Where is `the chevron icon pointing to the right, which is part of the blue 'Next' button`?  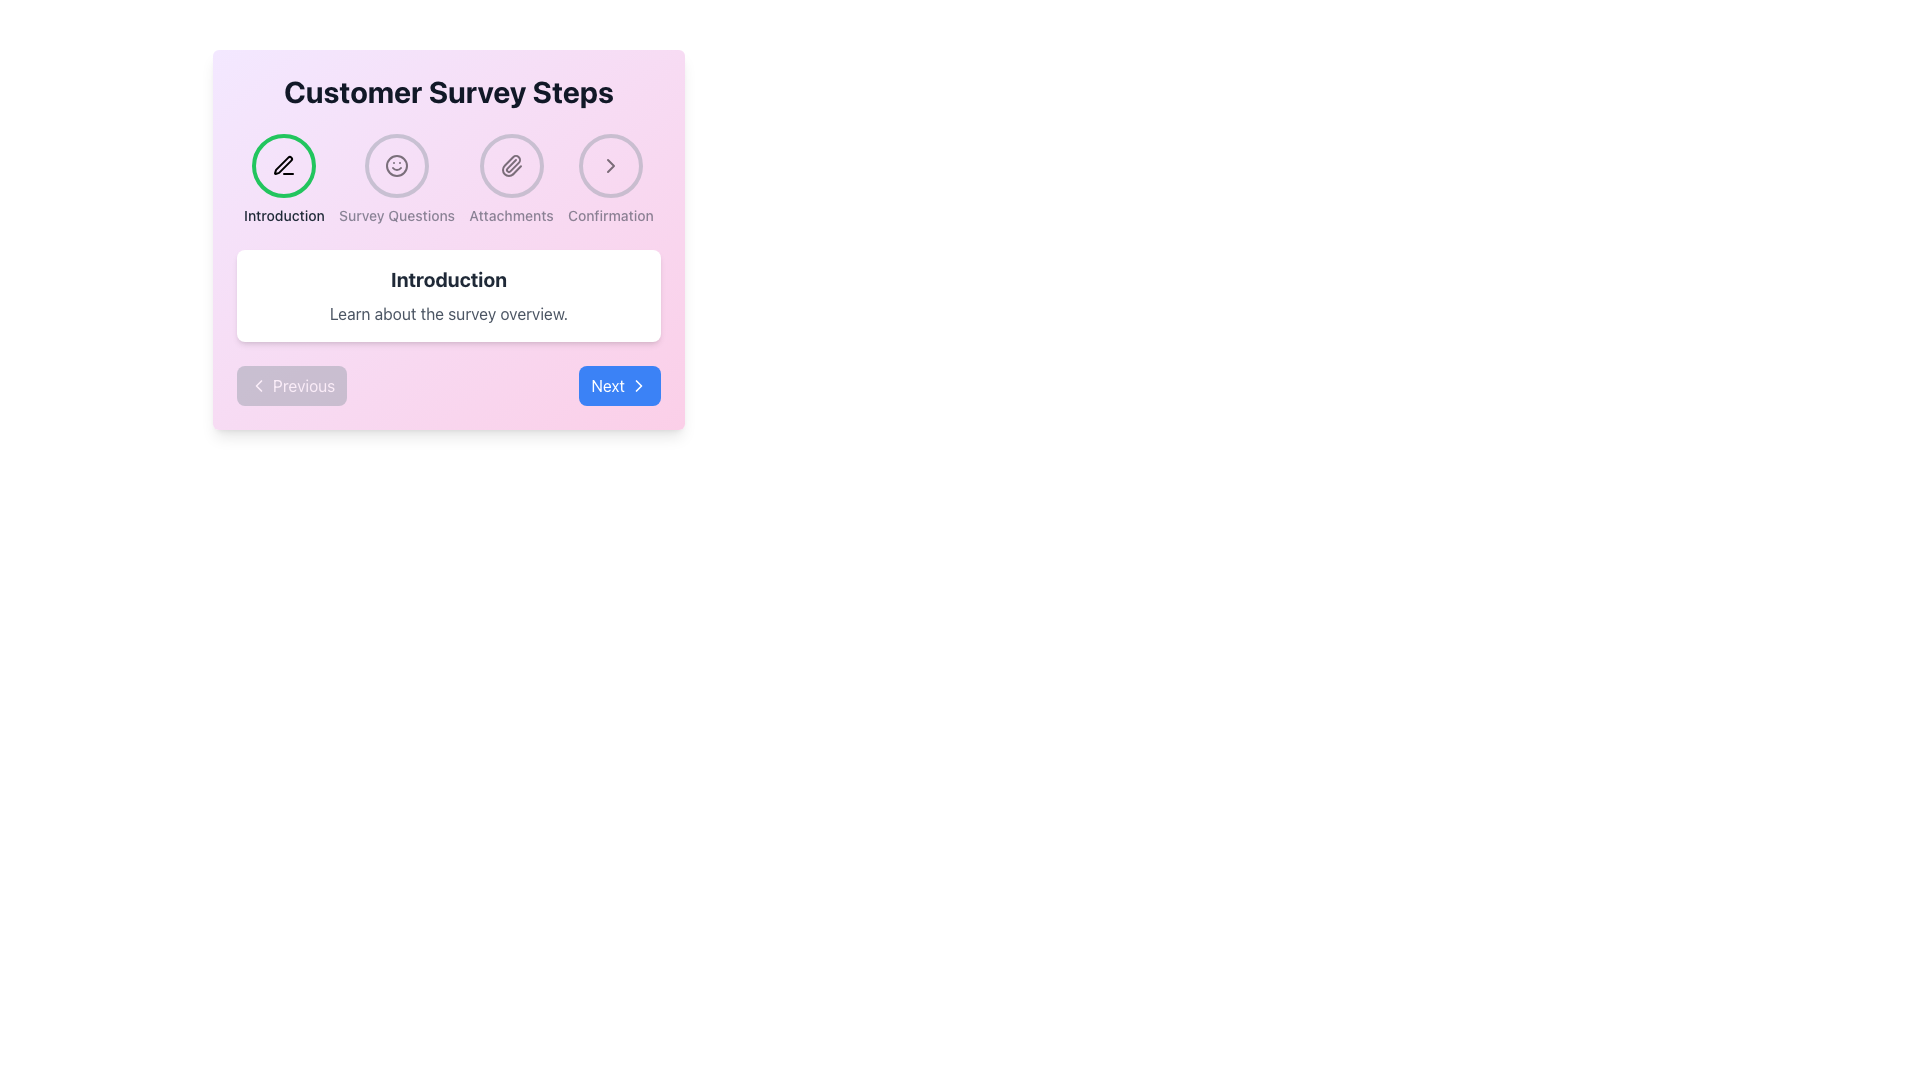
the chevron icon pointing to the right, which is part of the blue 'Next' button is located at coordinates (637, 385).